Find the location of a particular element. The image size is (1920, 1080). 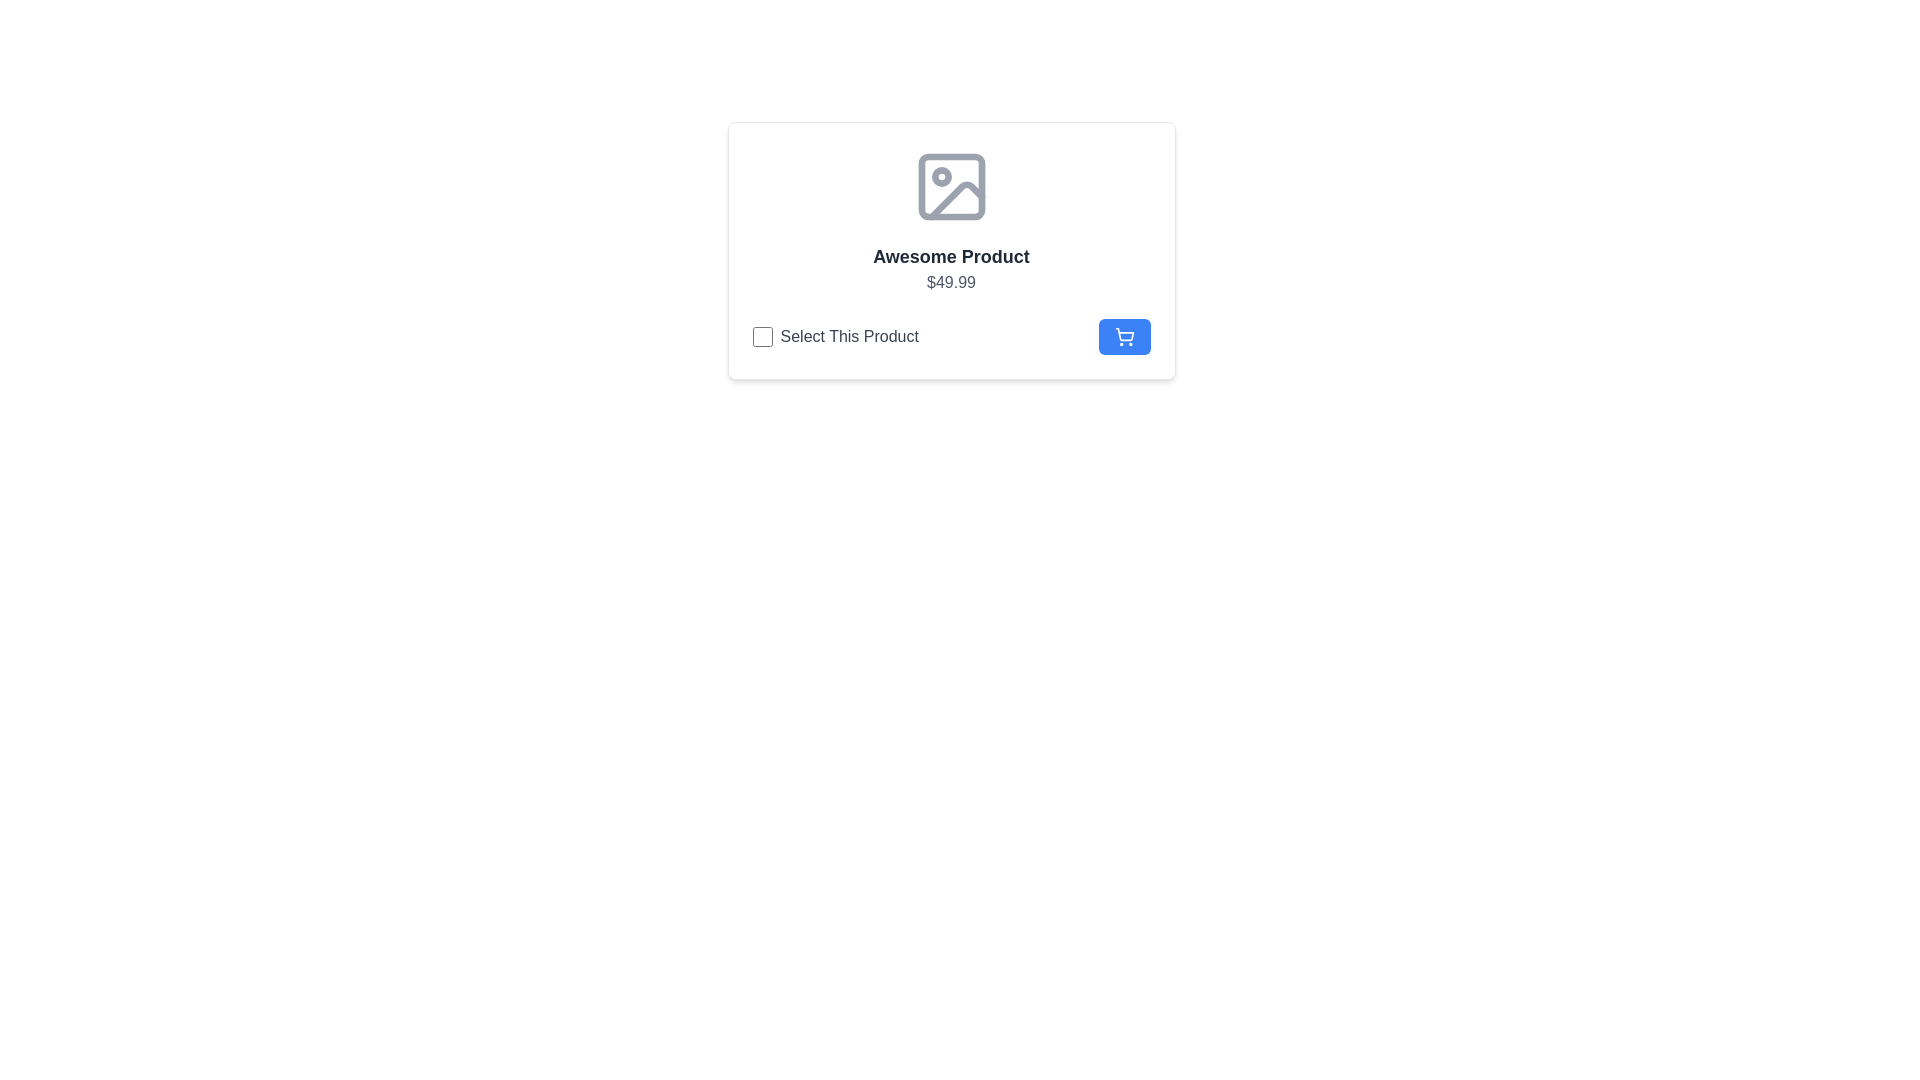

the 'Add to Cart' button located at the far-right of the 'Select This Product' section is located at coordinates (1124, 335).